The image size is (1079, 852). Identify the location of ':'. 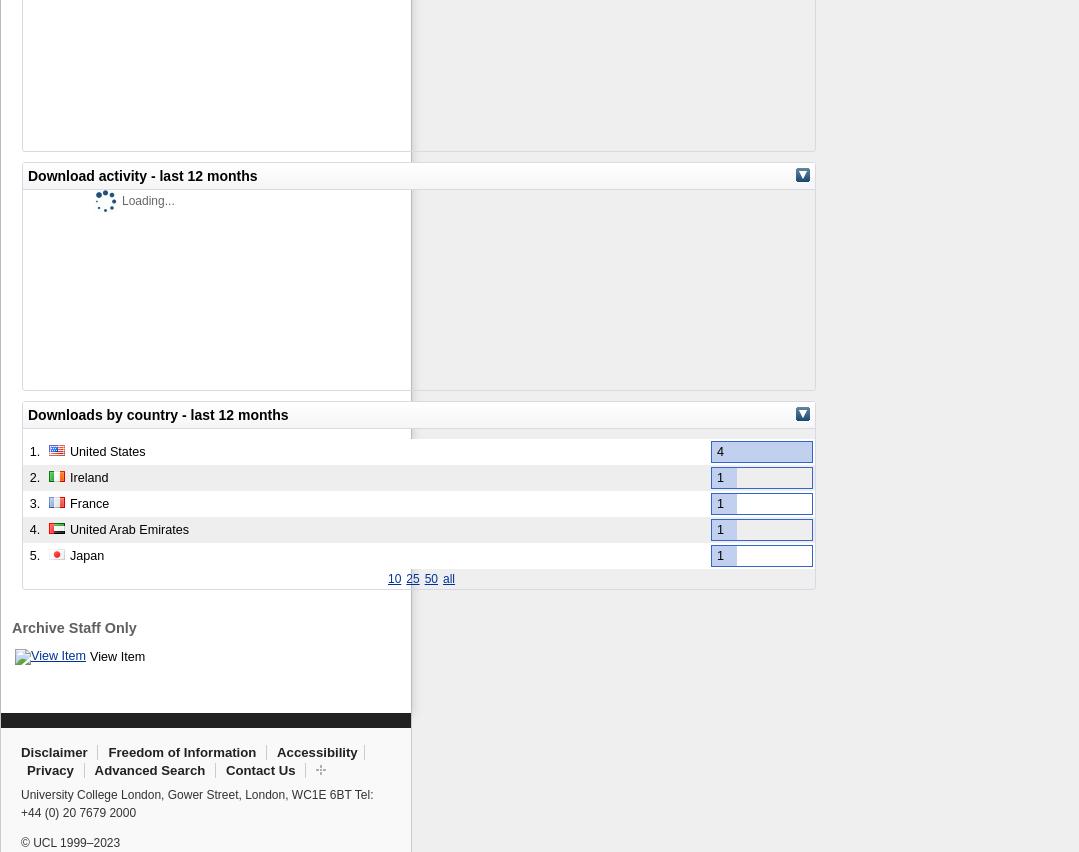
(371, 792).